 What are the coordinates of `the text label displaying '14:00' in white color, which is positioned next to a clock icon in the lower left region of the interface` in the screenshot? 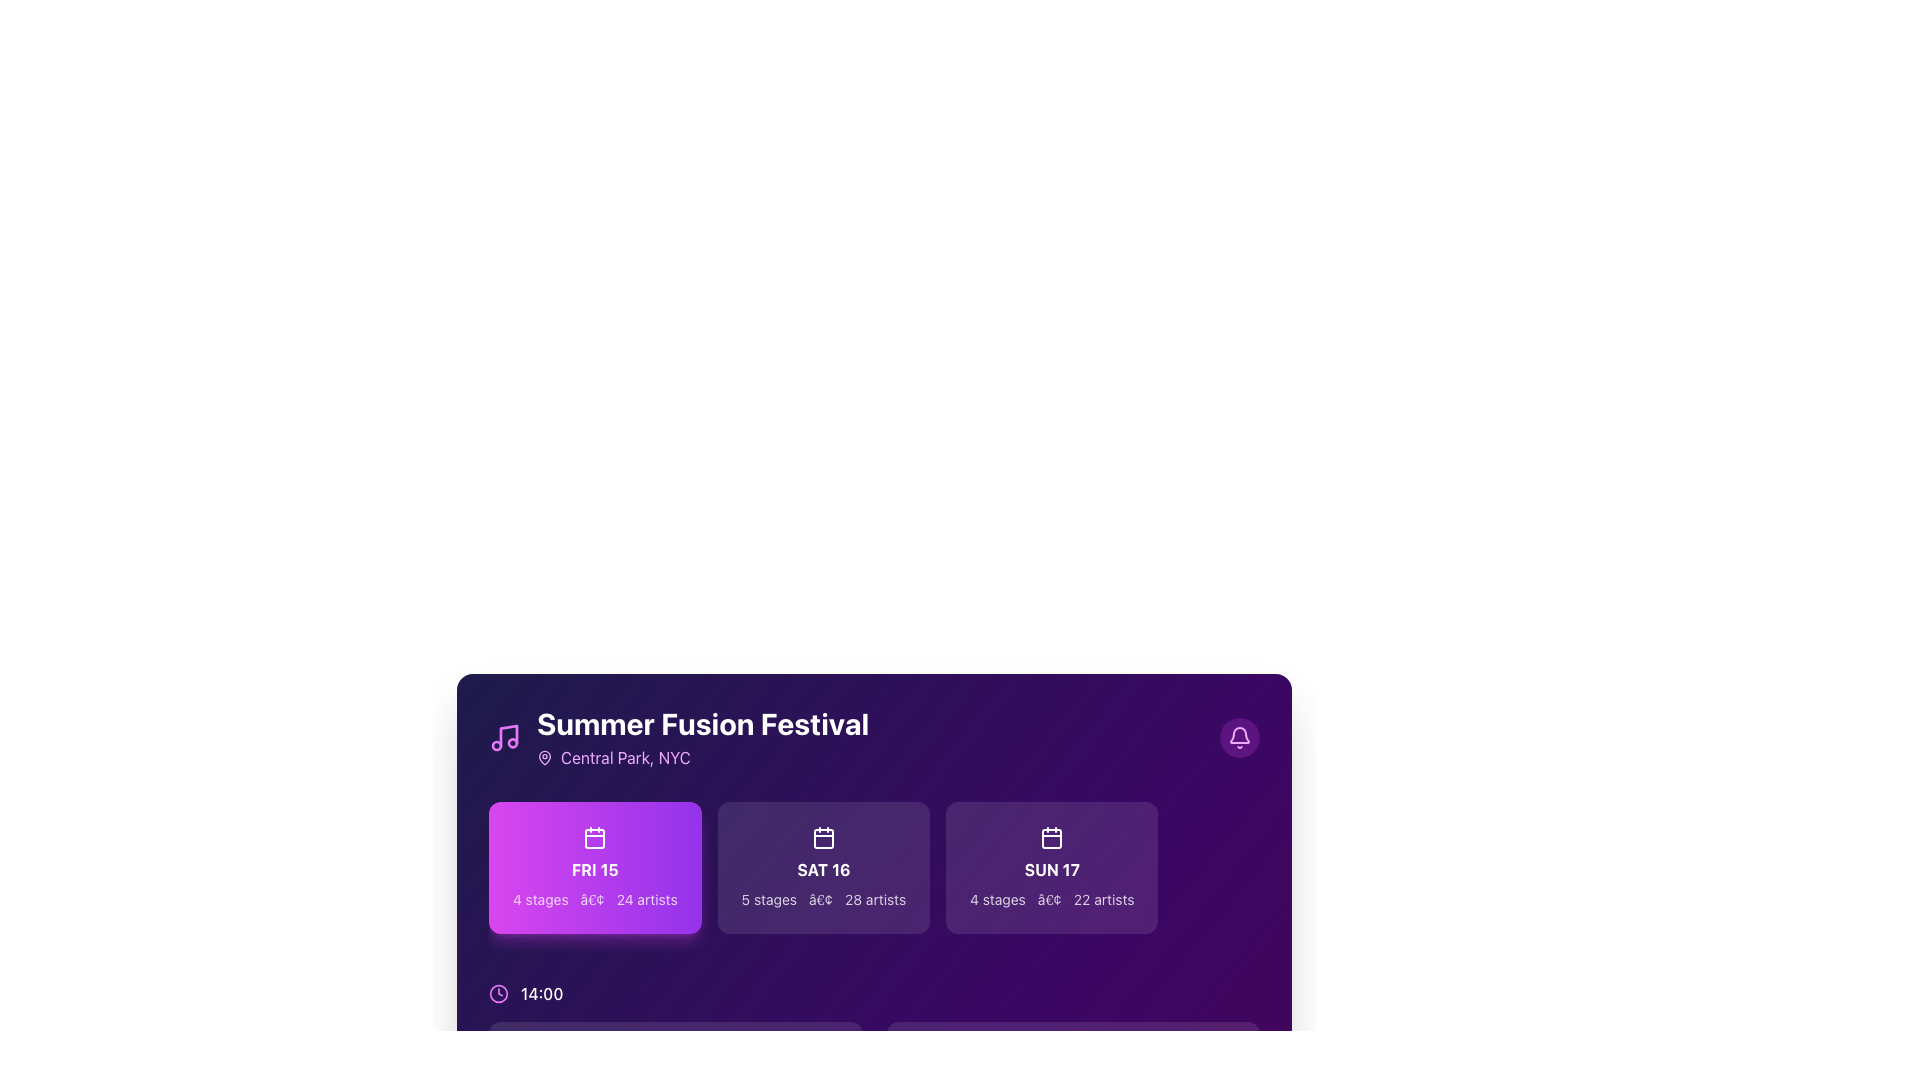 It's located at (542, 994).